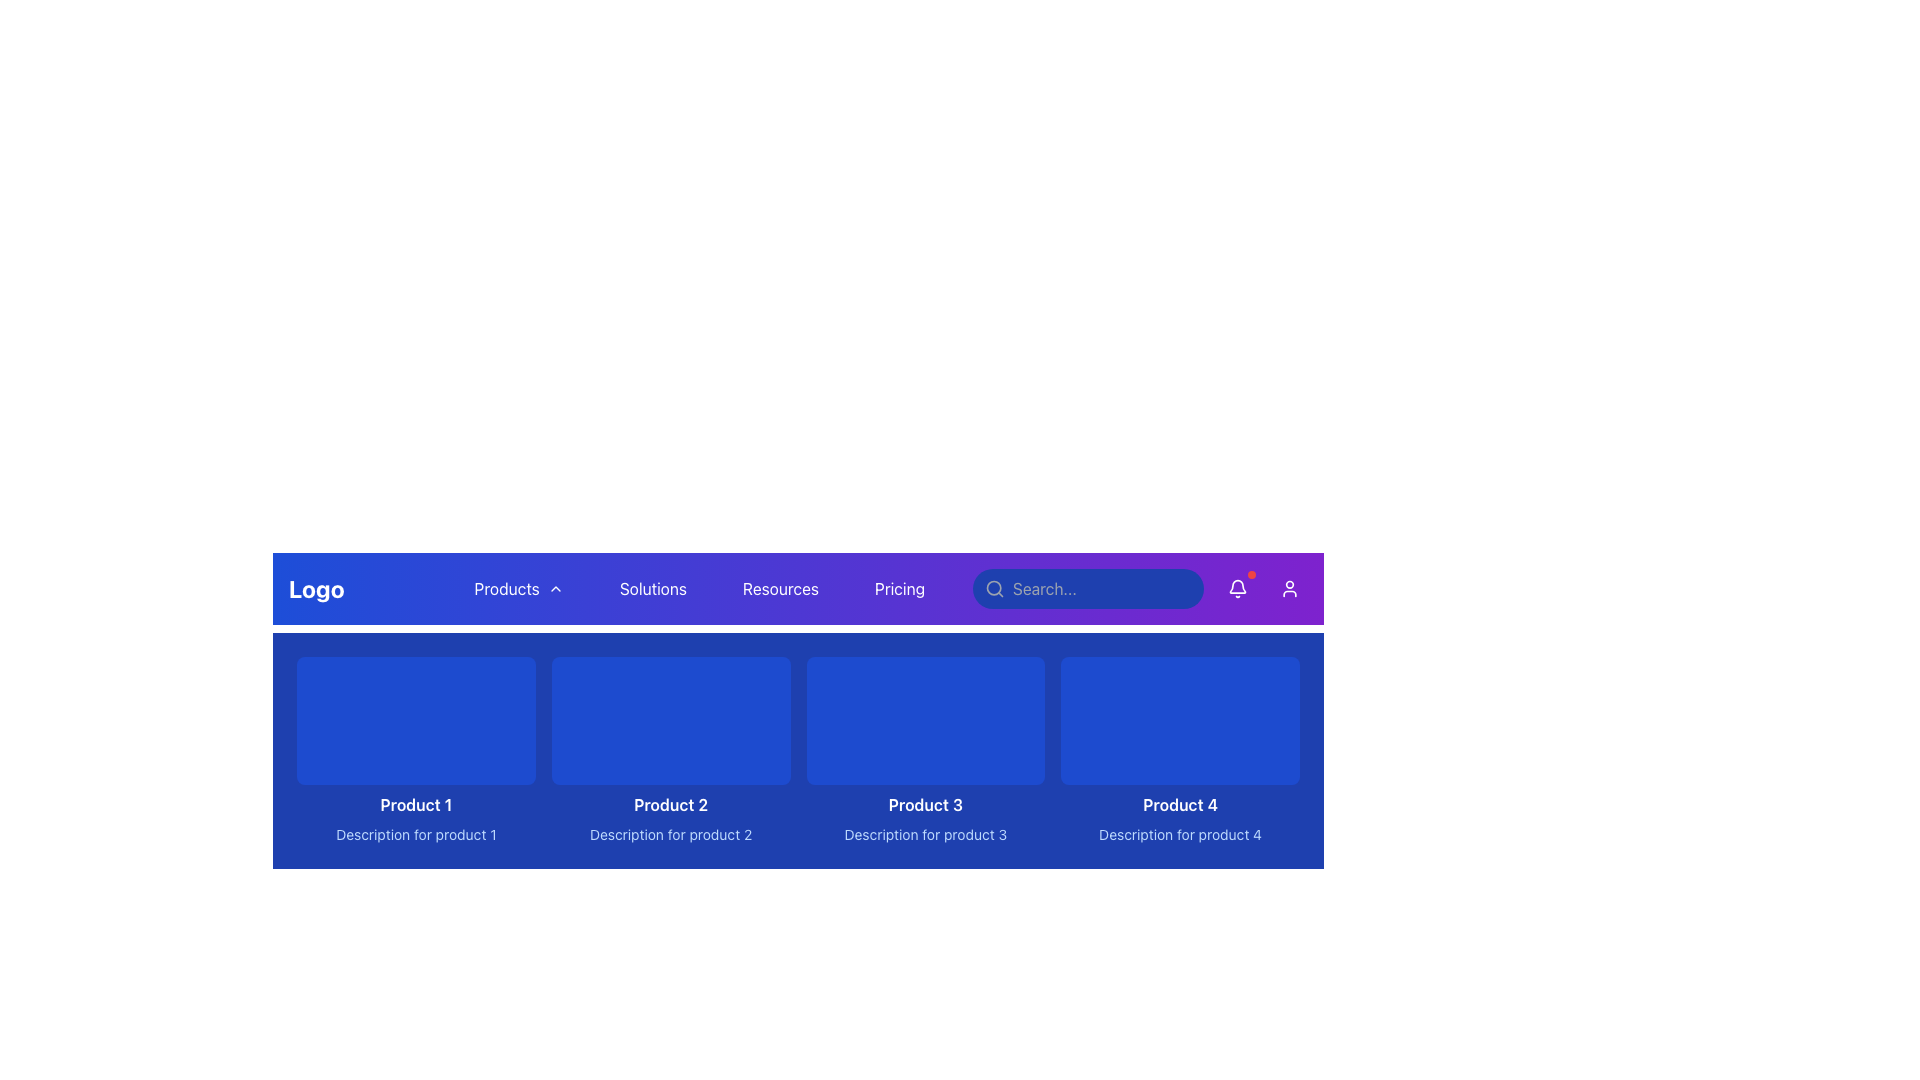 This screenshot has height=1080, width=1920. Describe the element at coordinates (1237, 588) in the screenshot. I see `the notification button located in the top-right corner of the header bar` at that location.